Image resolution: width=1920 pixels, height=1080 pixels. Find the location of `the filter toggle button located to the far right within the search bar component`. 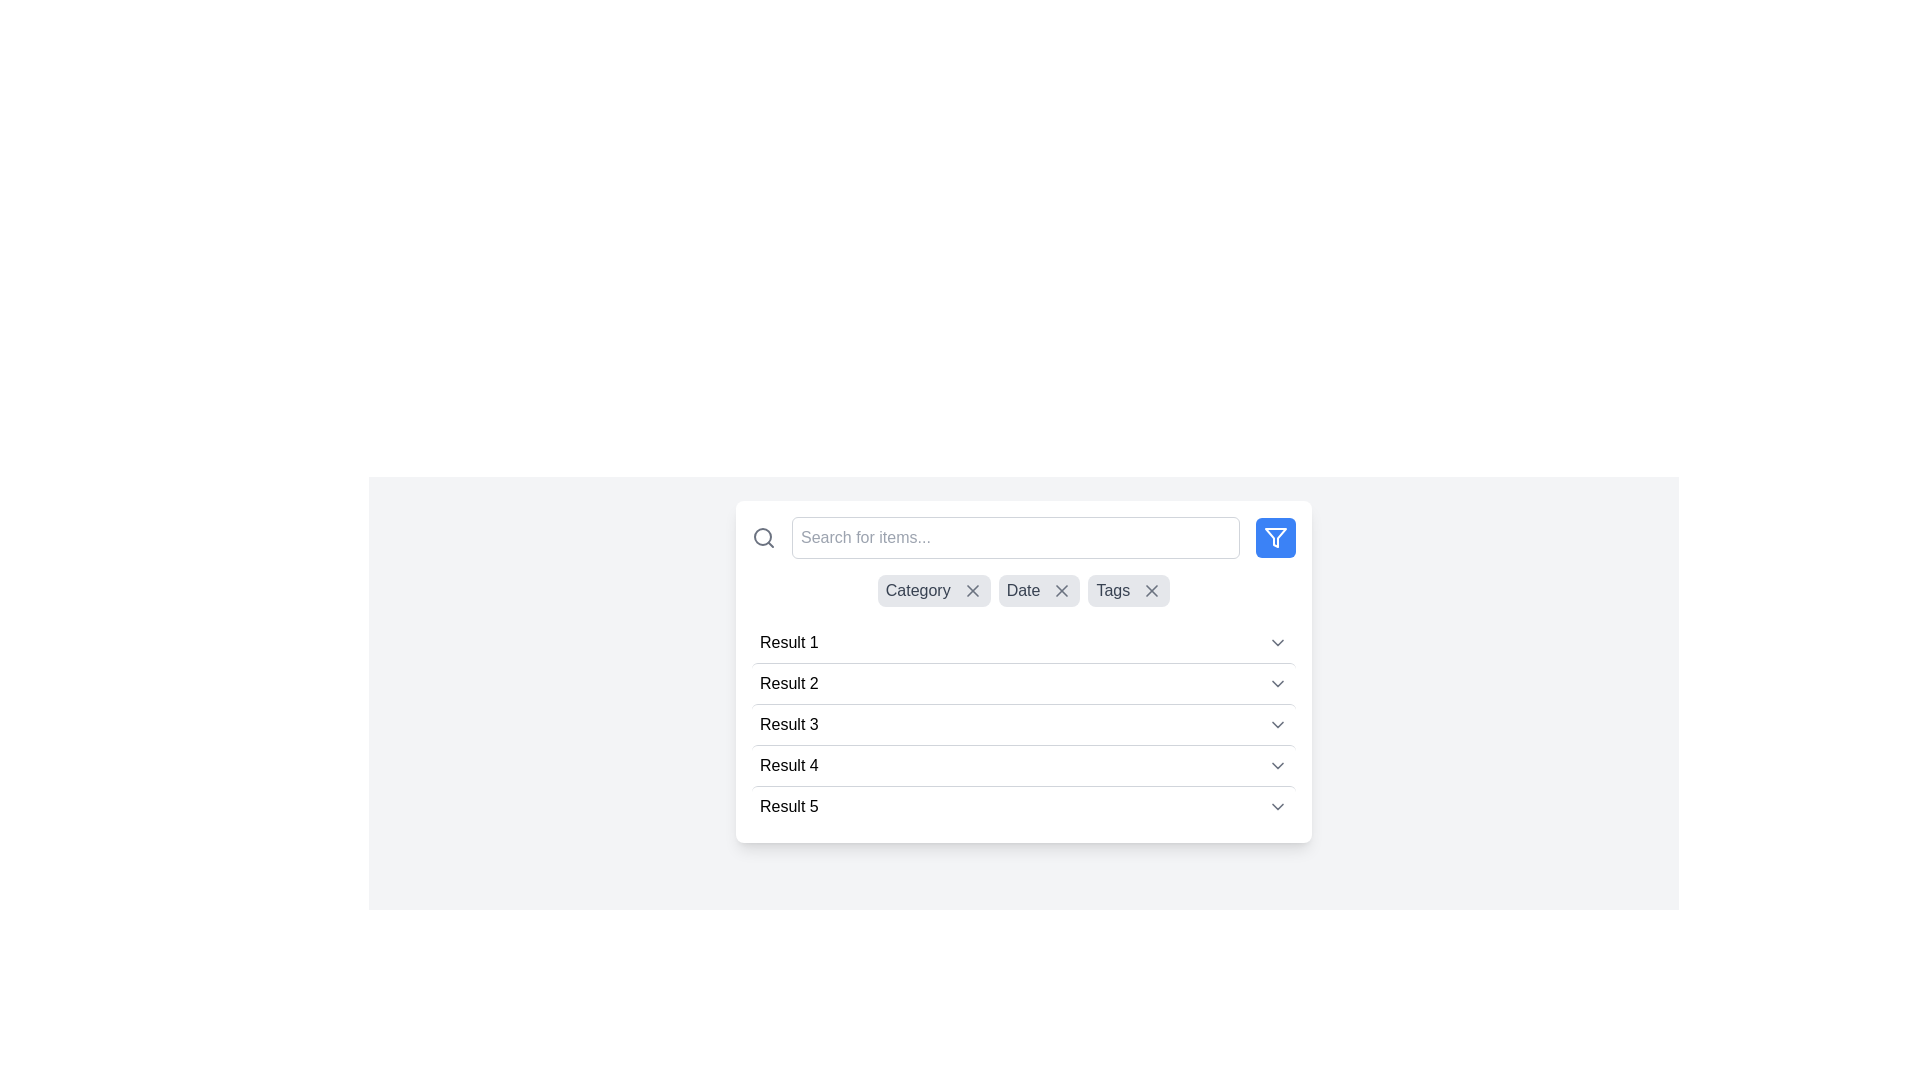

the filter toggle button located to the far right within the search bar component is located at coordinates (1275, 536).